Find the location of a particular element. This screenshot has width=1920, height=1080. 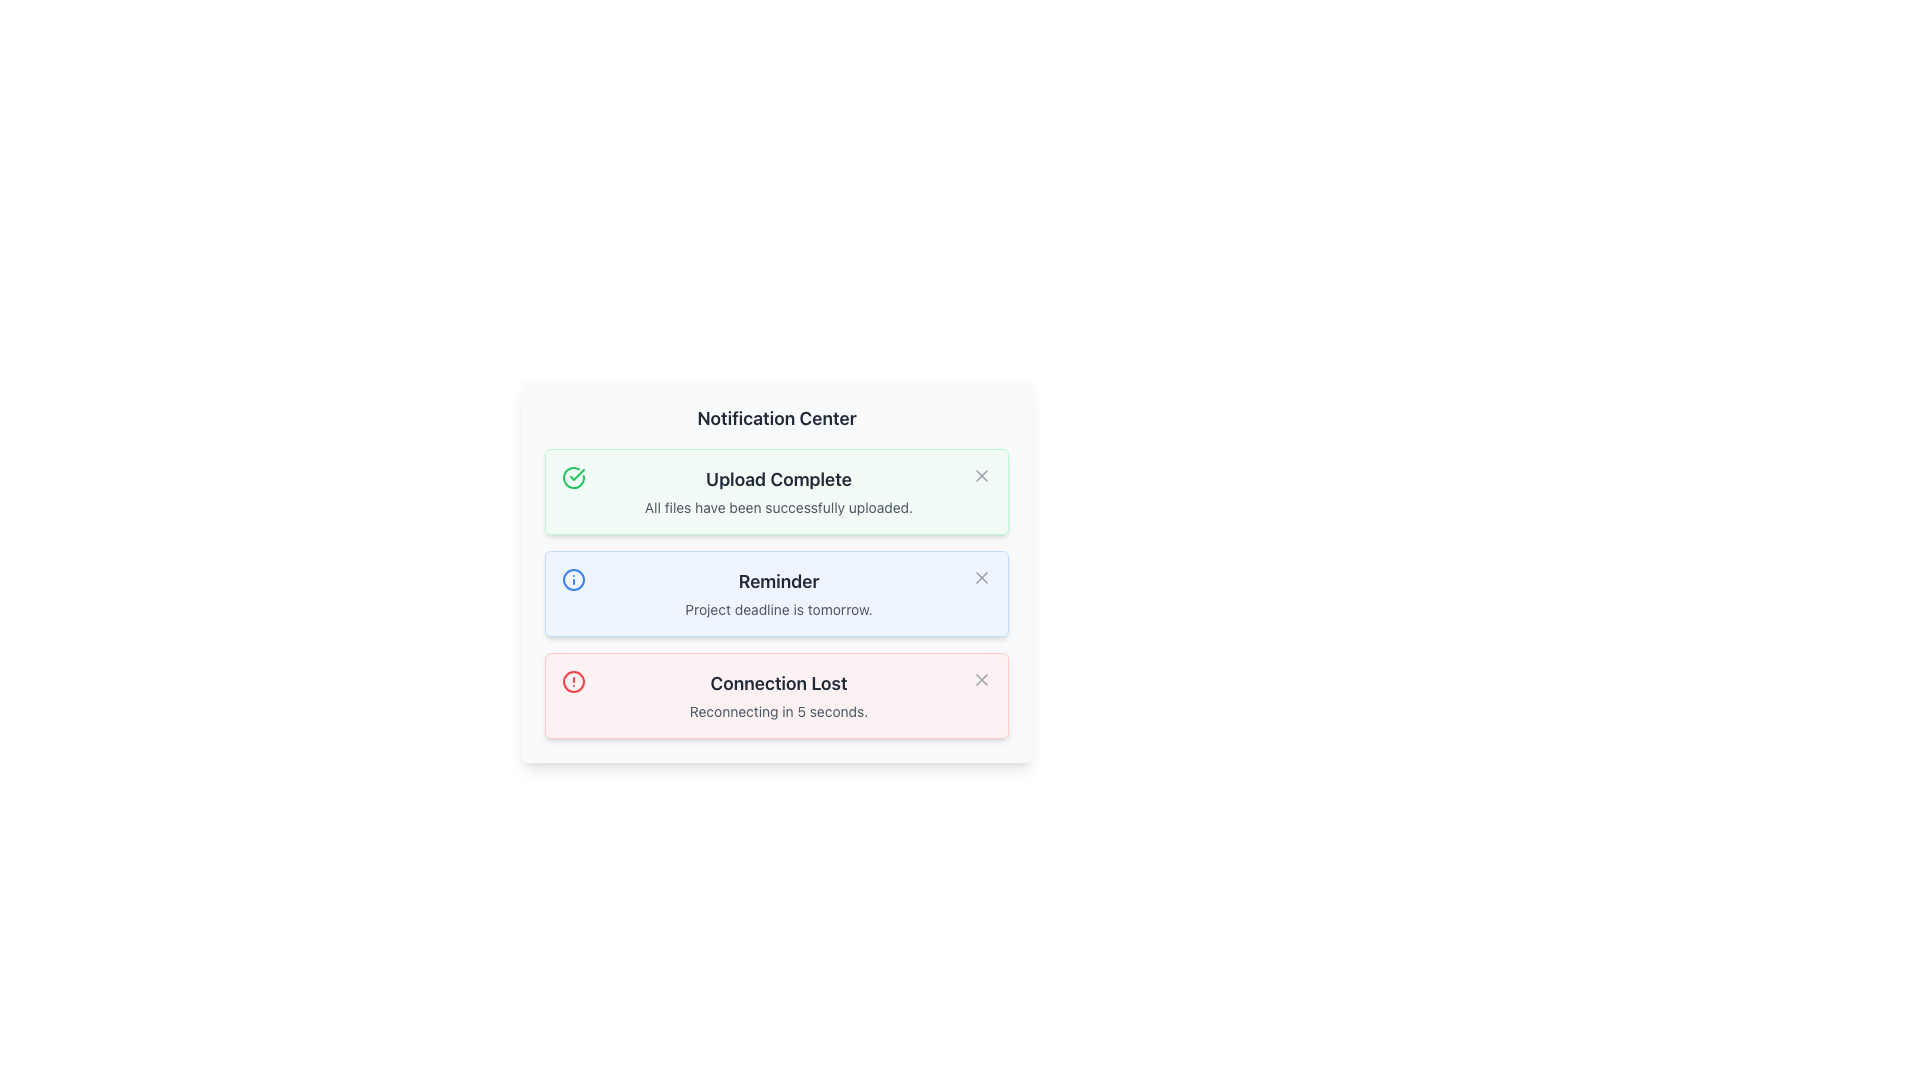

the static text element reading 'All files have been successfully uploaded.' which is located below the title 'Upload Complete' in the first notification box is located at coordinates (777, 507).